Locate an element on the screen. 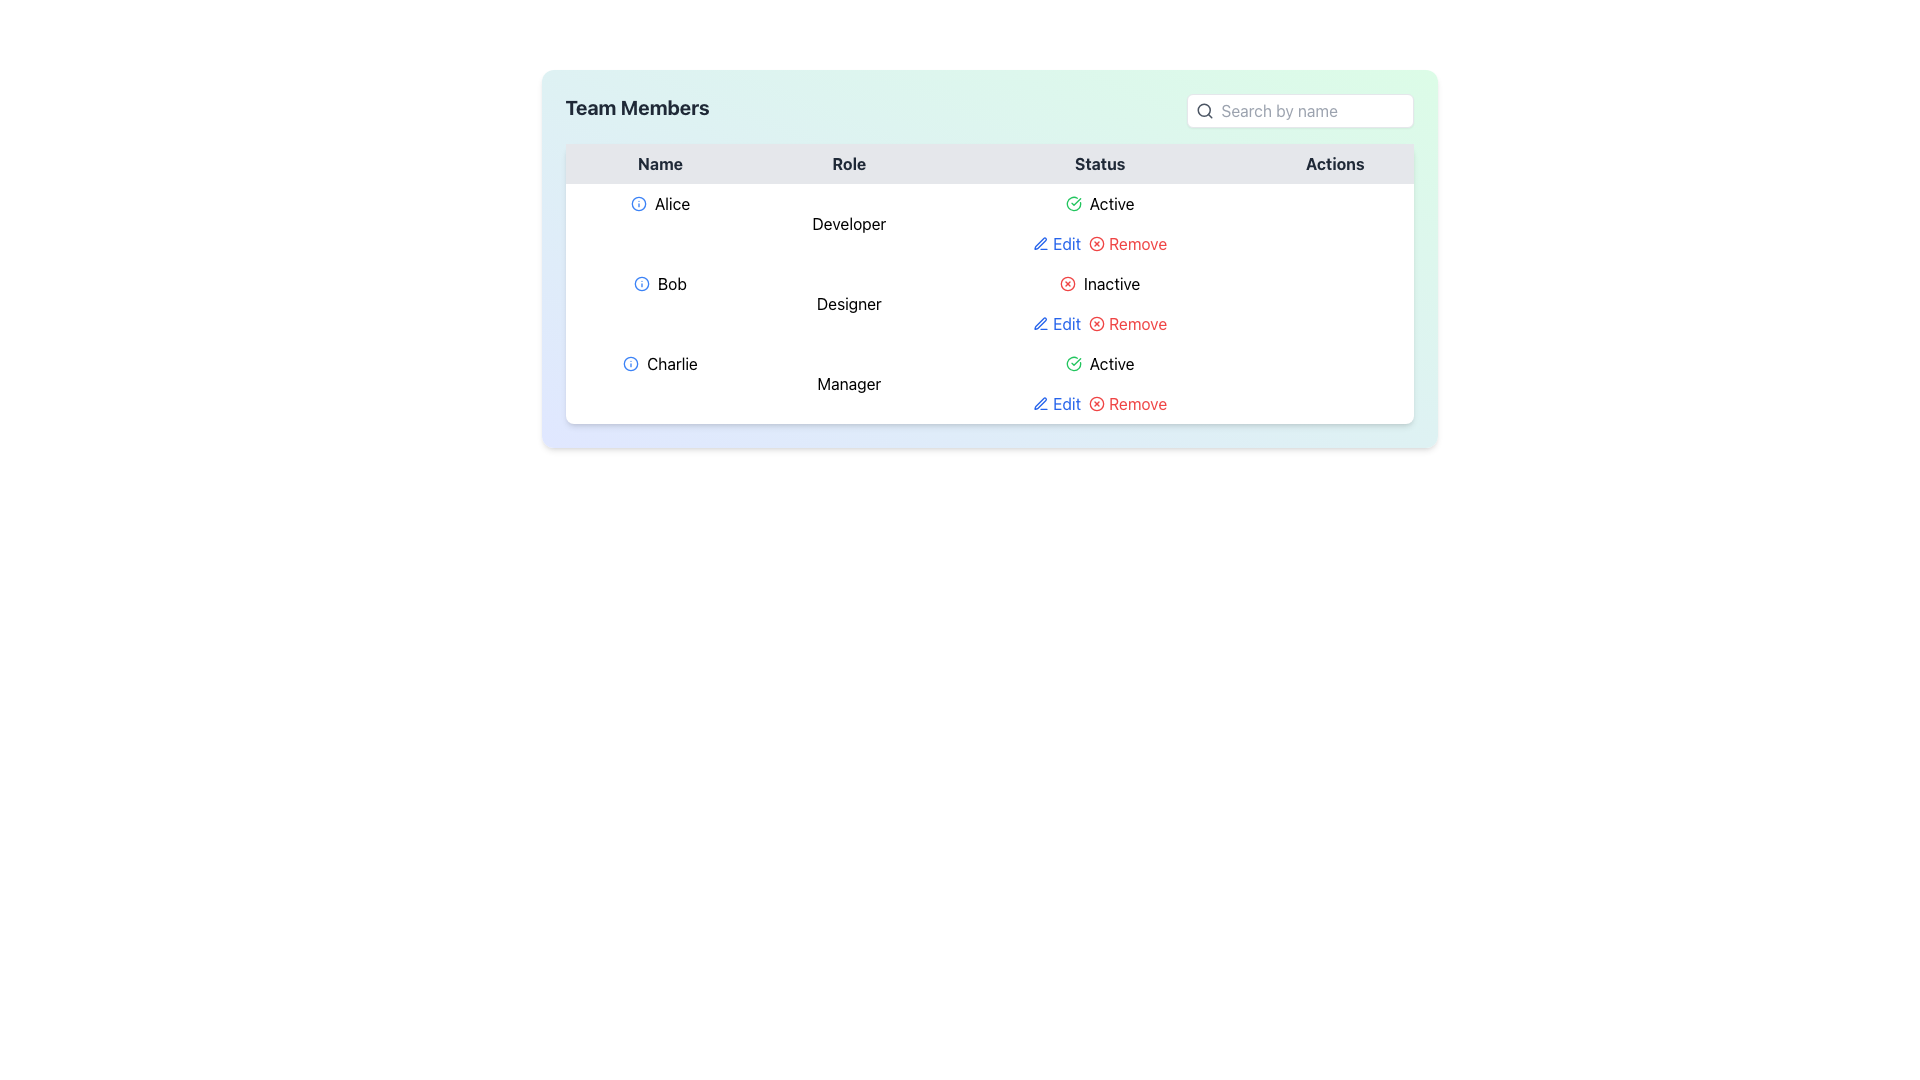  the 'Edit' text link with a pencil icon located in the 'Actions' column for the row corresponding to 'Bob', a Designer, to initiate the edit action is located at coordinates (1056, 323).